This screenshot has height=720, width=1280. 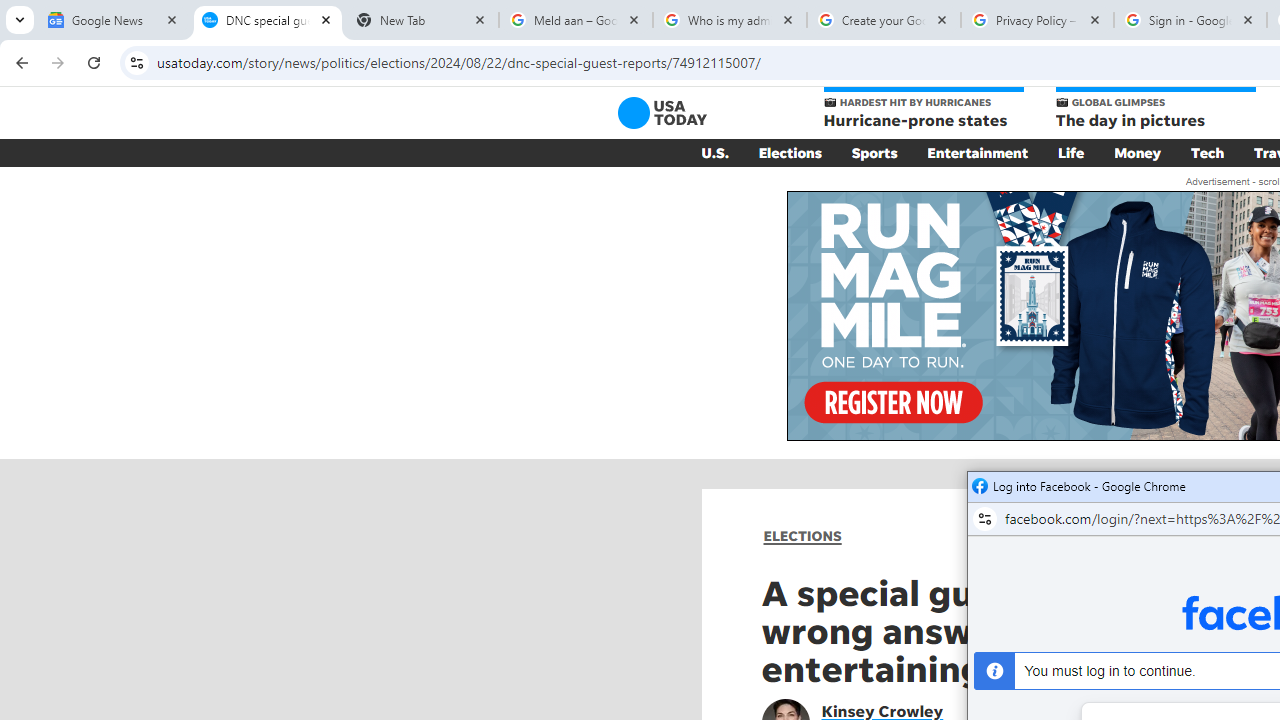 I want to click on 'Sign in - Google Accounts', so click(x=1190, y=20).